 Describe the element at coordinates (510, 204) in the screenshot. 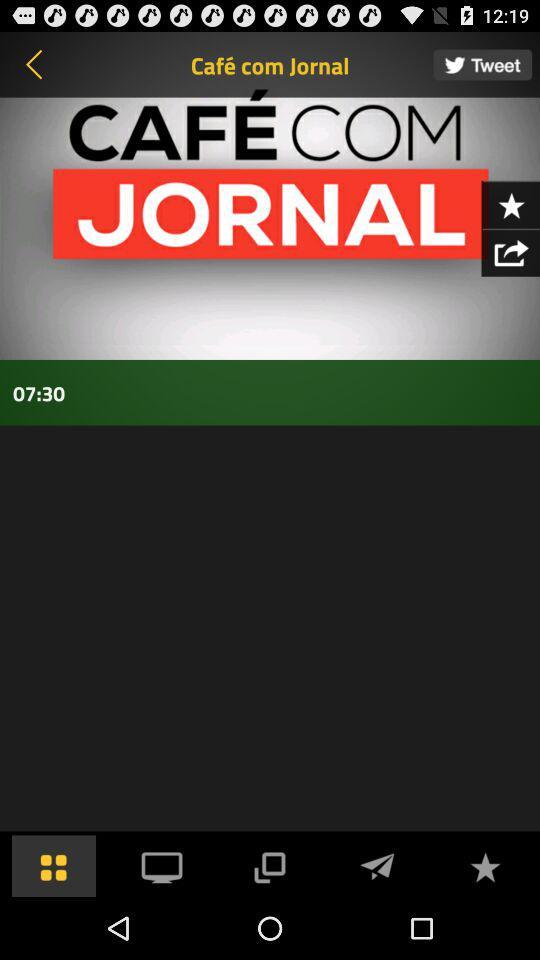

I see `star option` at that location.